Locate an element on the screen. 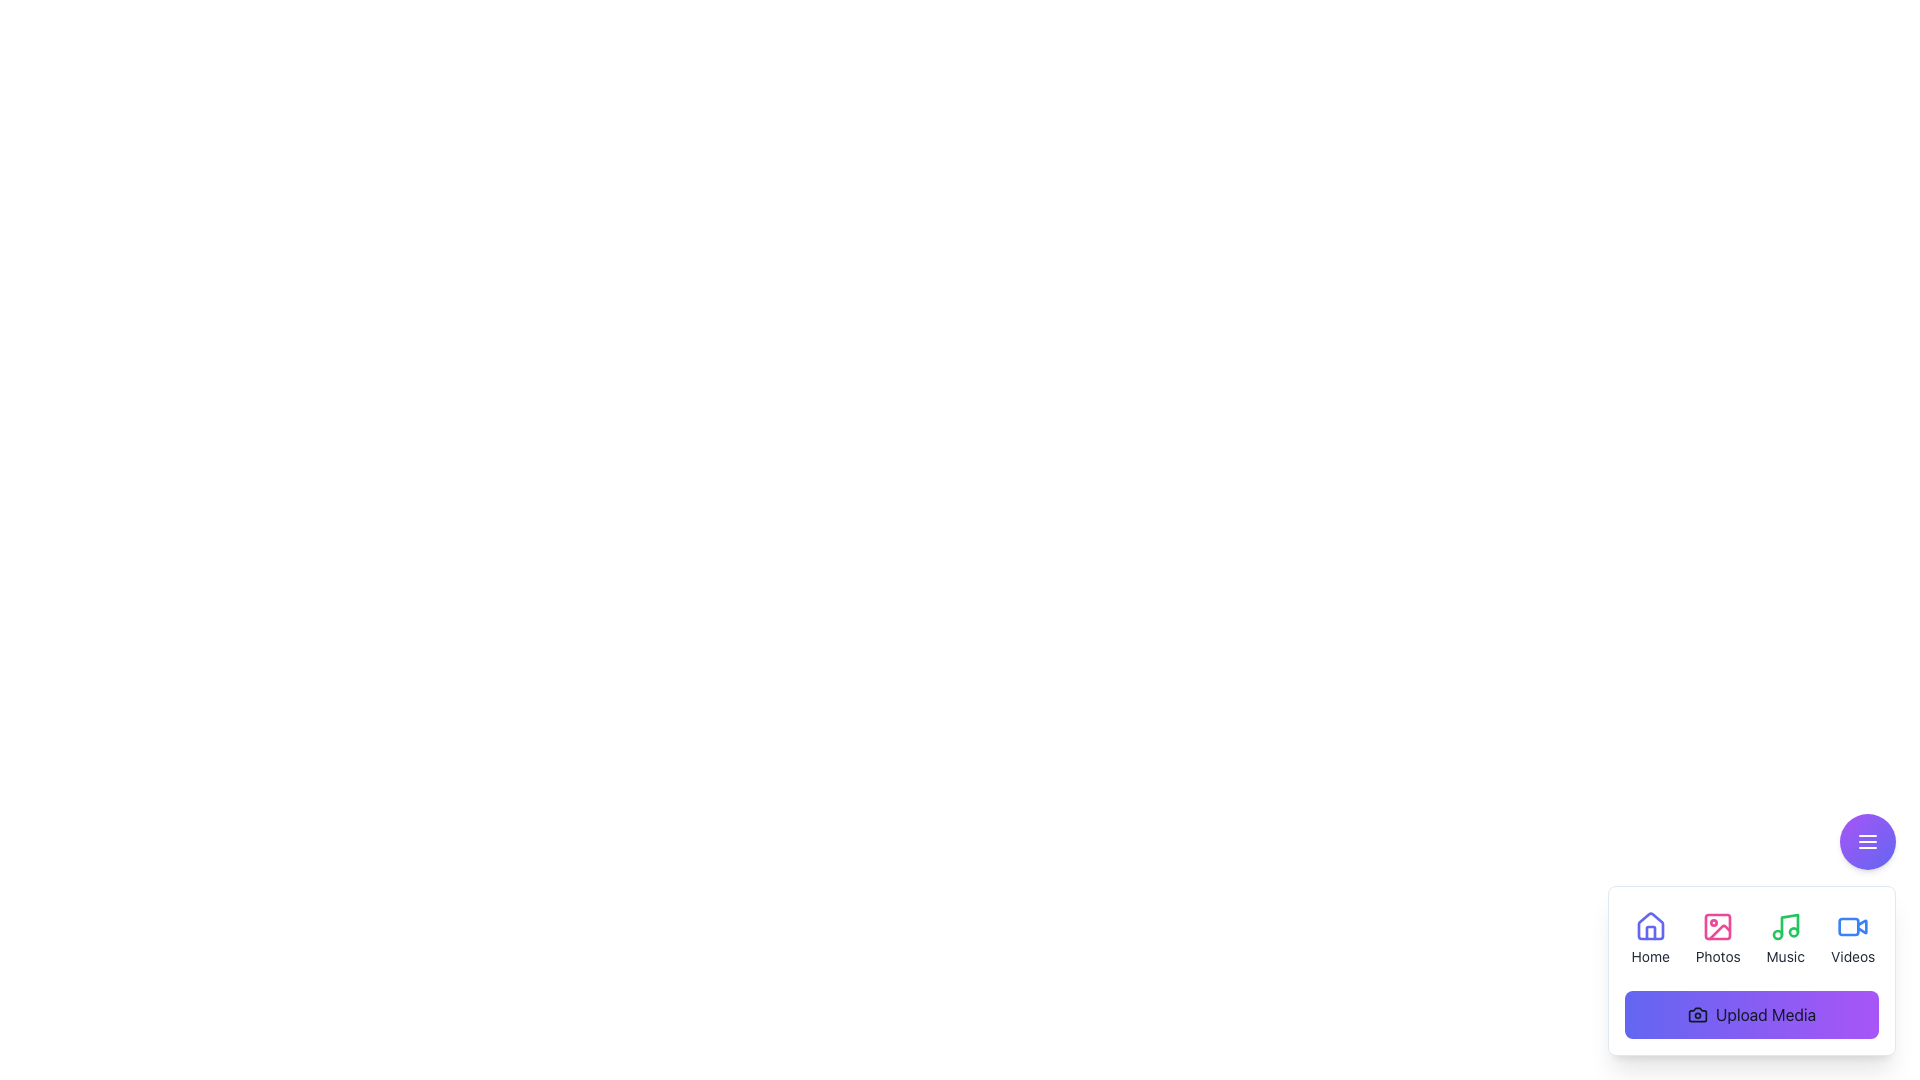 The height and width of the screenshot is (1080, 1920). the 'Videos' icon button located in the bottom right floating menu is located at coordinates (1851, 926).